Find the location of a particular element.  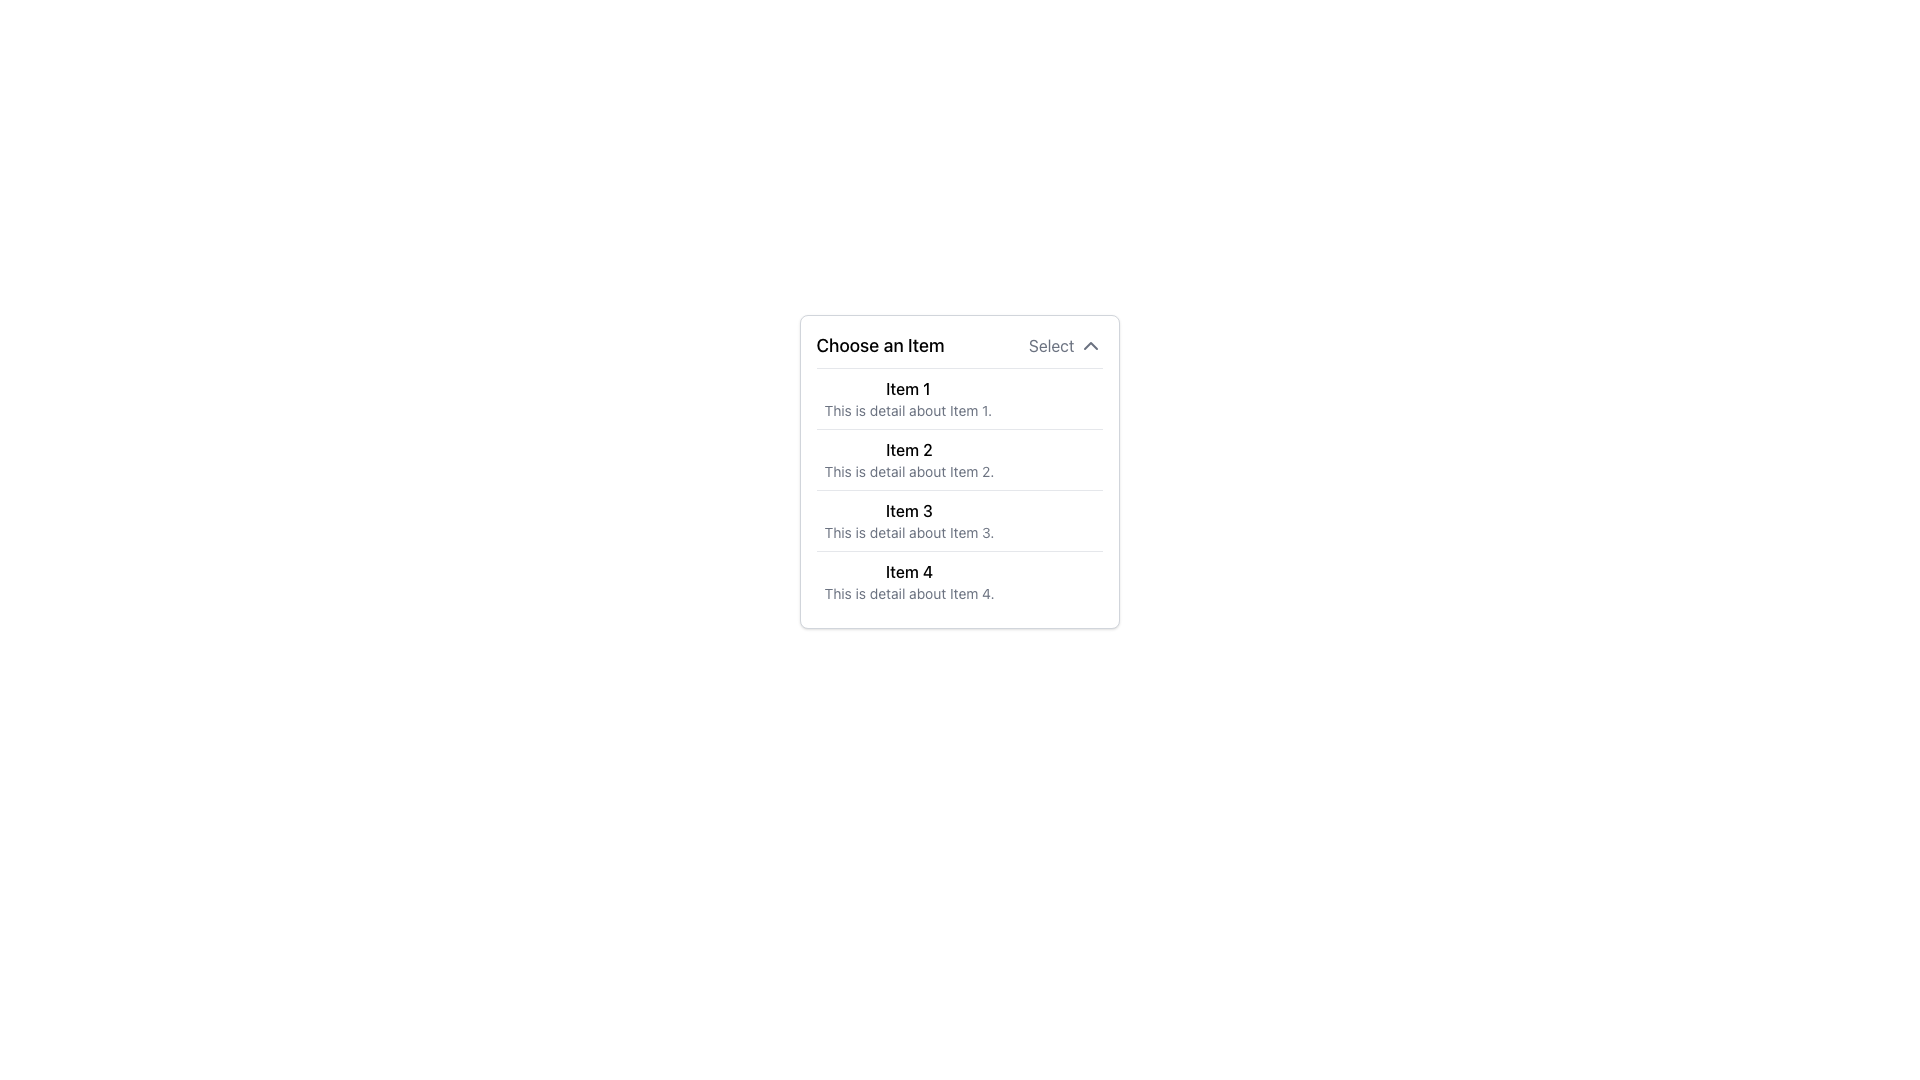

the List Option labeled 'Item 4' which displays supporting text 'This is detail about Item 4.' is located at coordinates (908, 582).